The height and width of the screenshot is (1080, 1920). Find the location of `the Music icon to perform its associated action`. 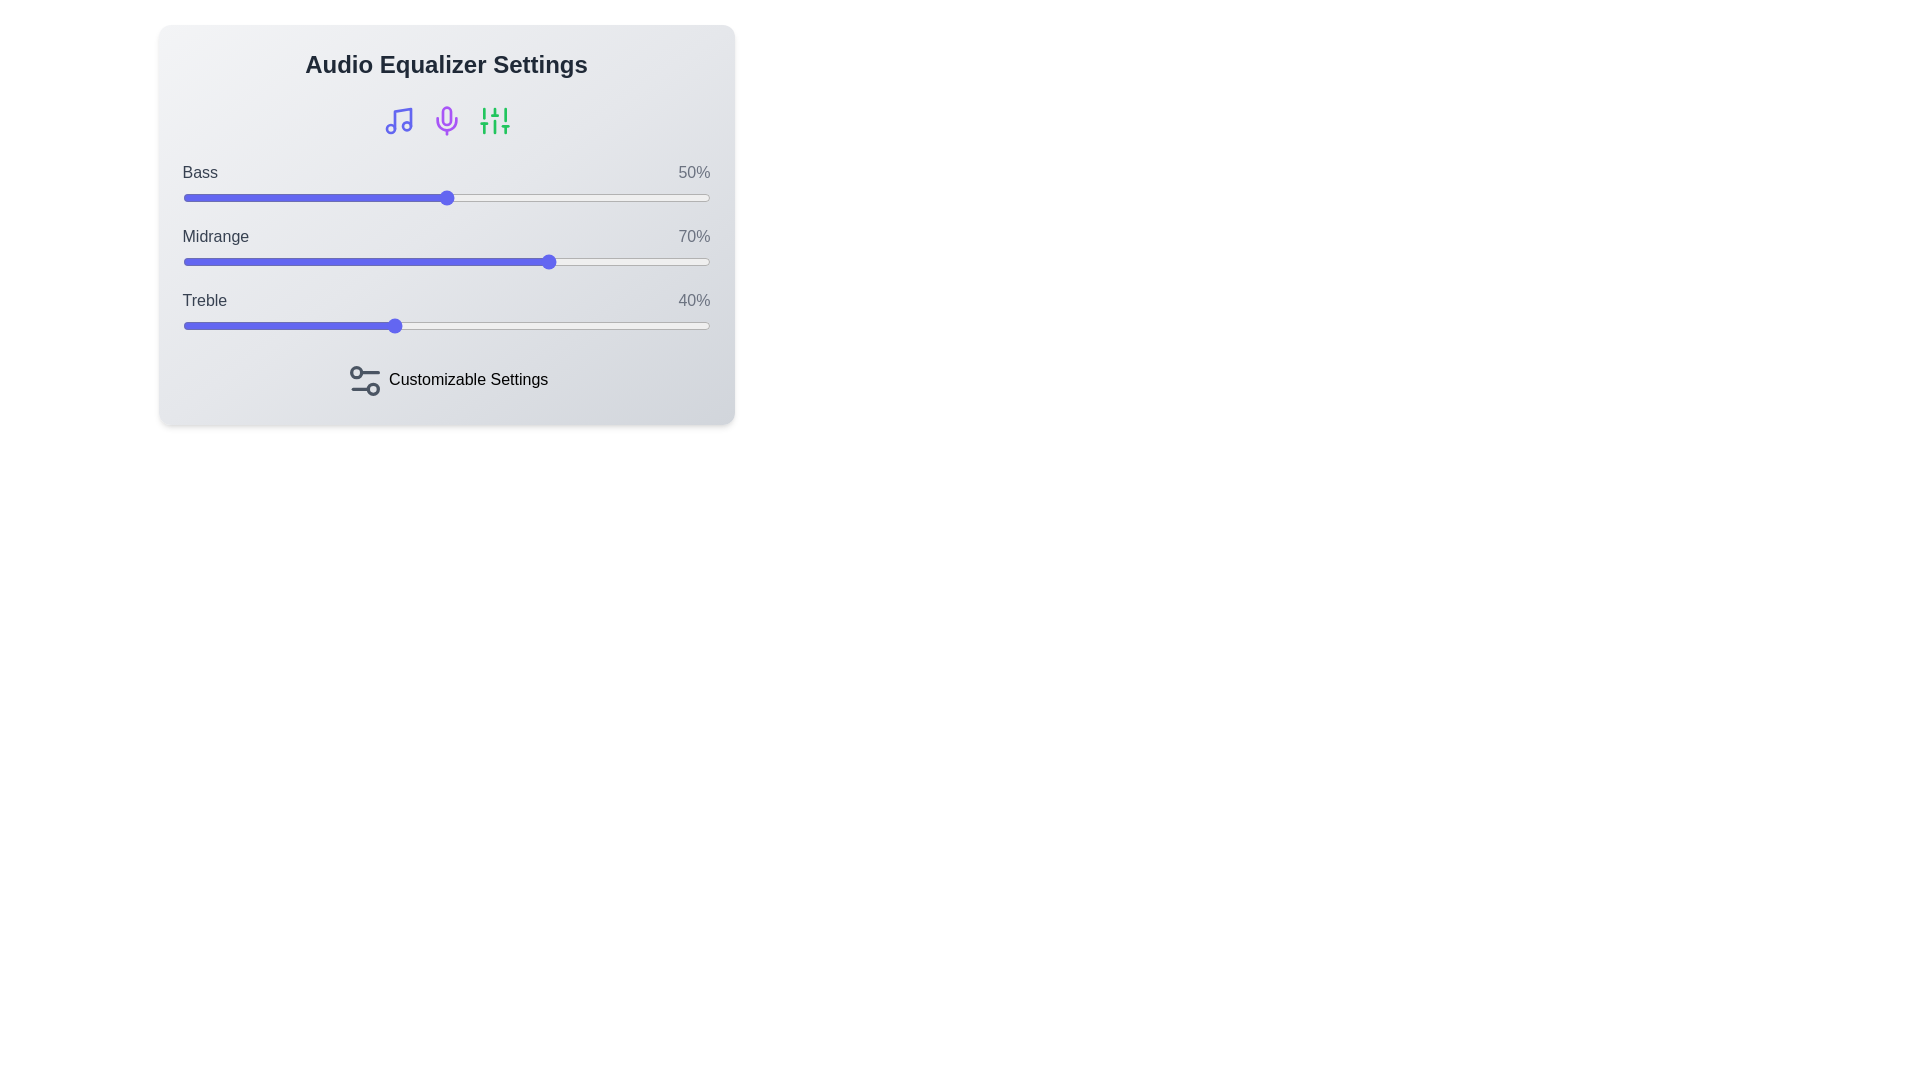

the Music icon to perform its associated action is located at coordinates (398, 120).